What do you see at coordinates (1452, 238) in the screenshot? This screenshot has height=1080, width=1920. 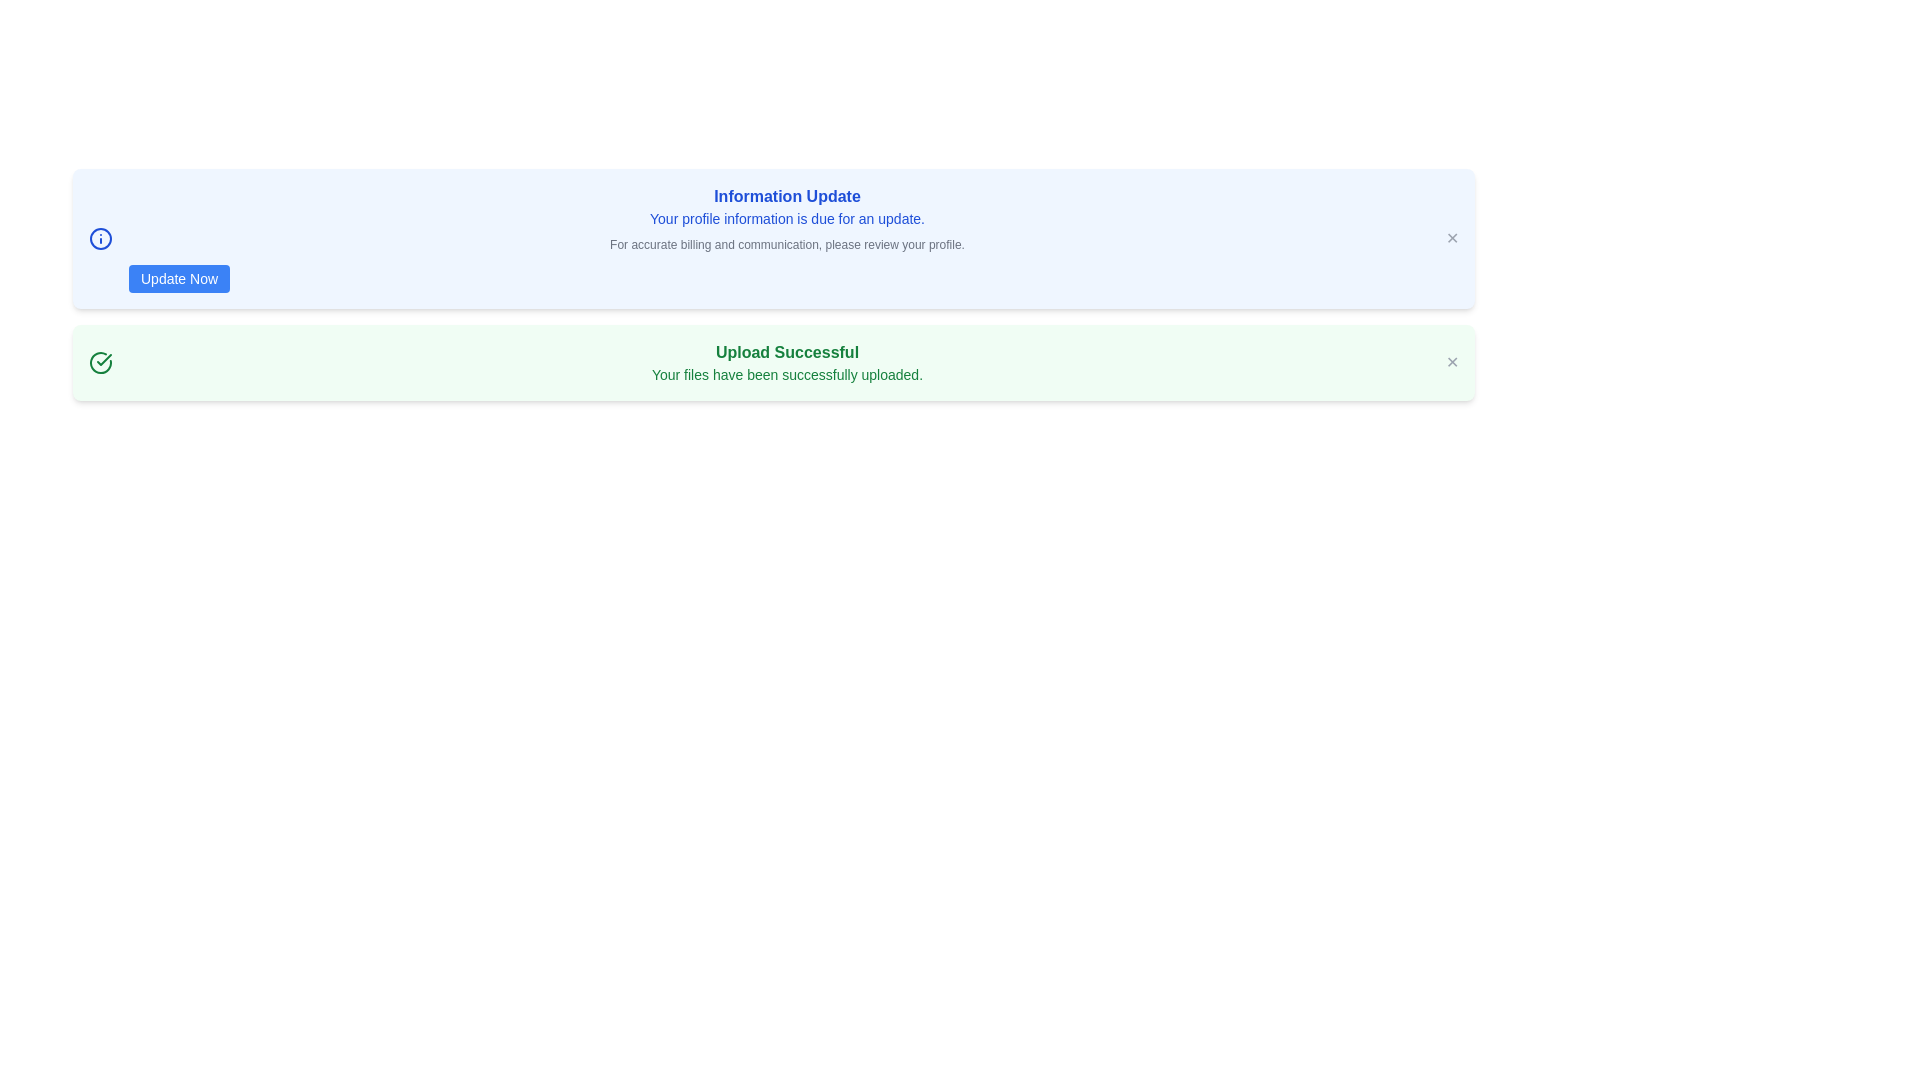 I see `the close button represented by '✕' in the top-right corner of the blue informational box labeled 'Information Update'` at bounding box center [1452, 238].